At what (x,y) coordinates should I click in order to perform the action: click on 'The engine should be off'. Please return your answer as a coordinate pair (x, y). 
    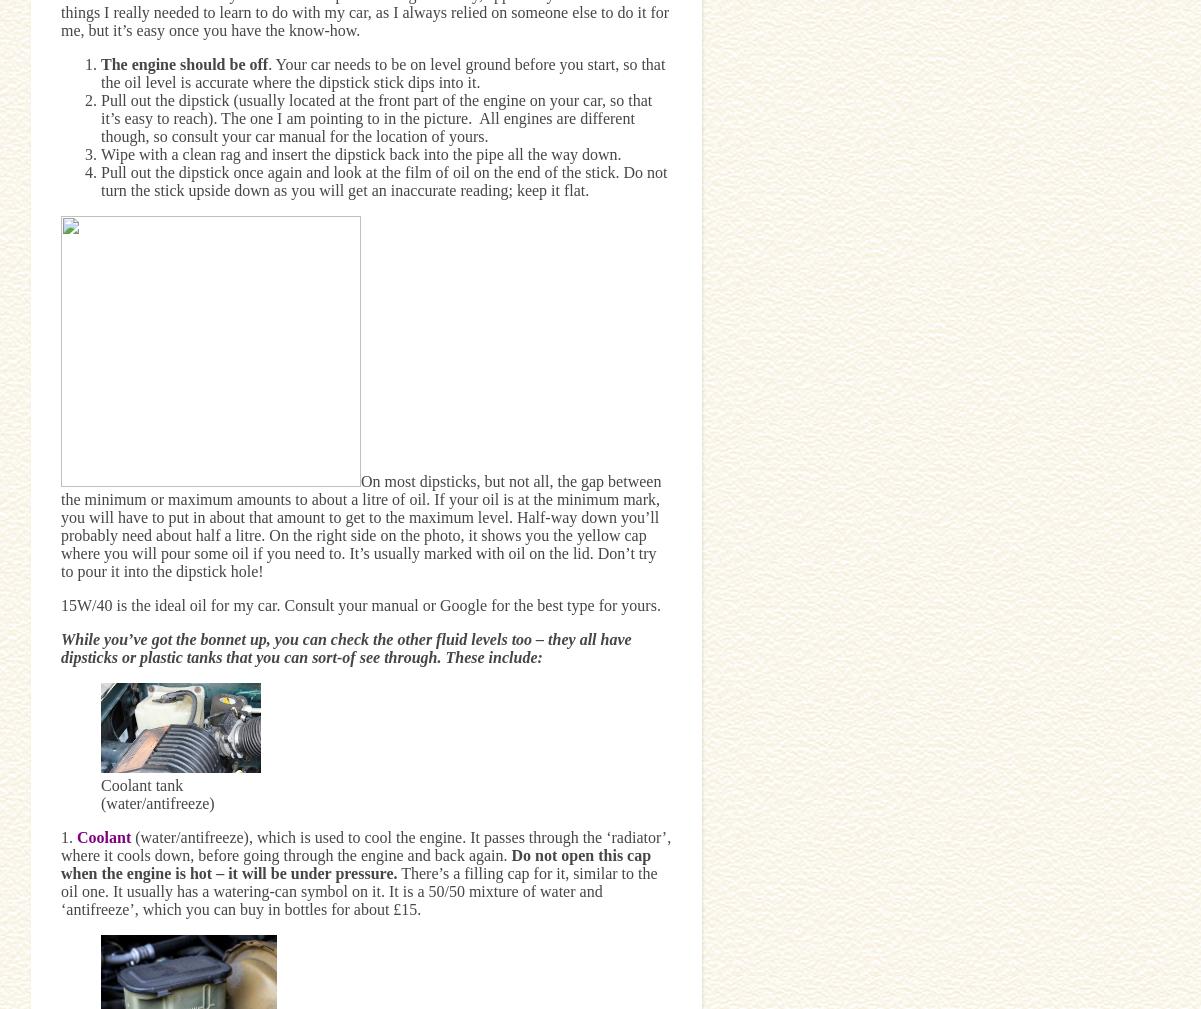
    Looking at the image, I should click on (184, 62).